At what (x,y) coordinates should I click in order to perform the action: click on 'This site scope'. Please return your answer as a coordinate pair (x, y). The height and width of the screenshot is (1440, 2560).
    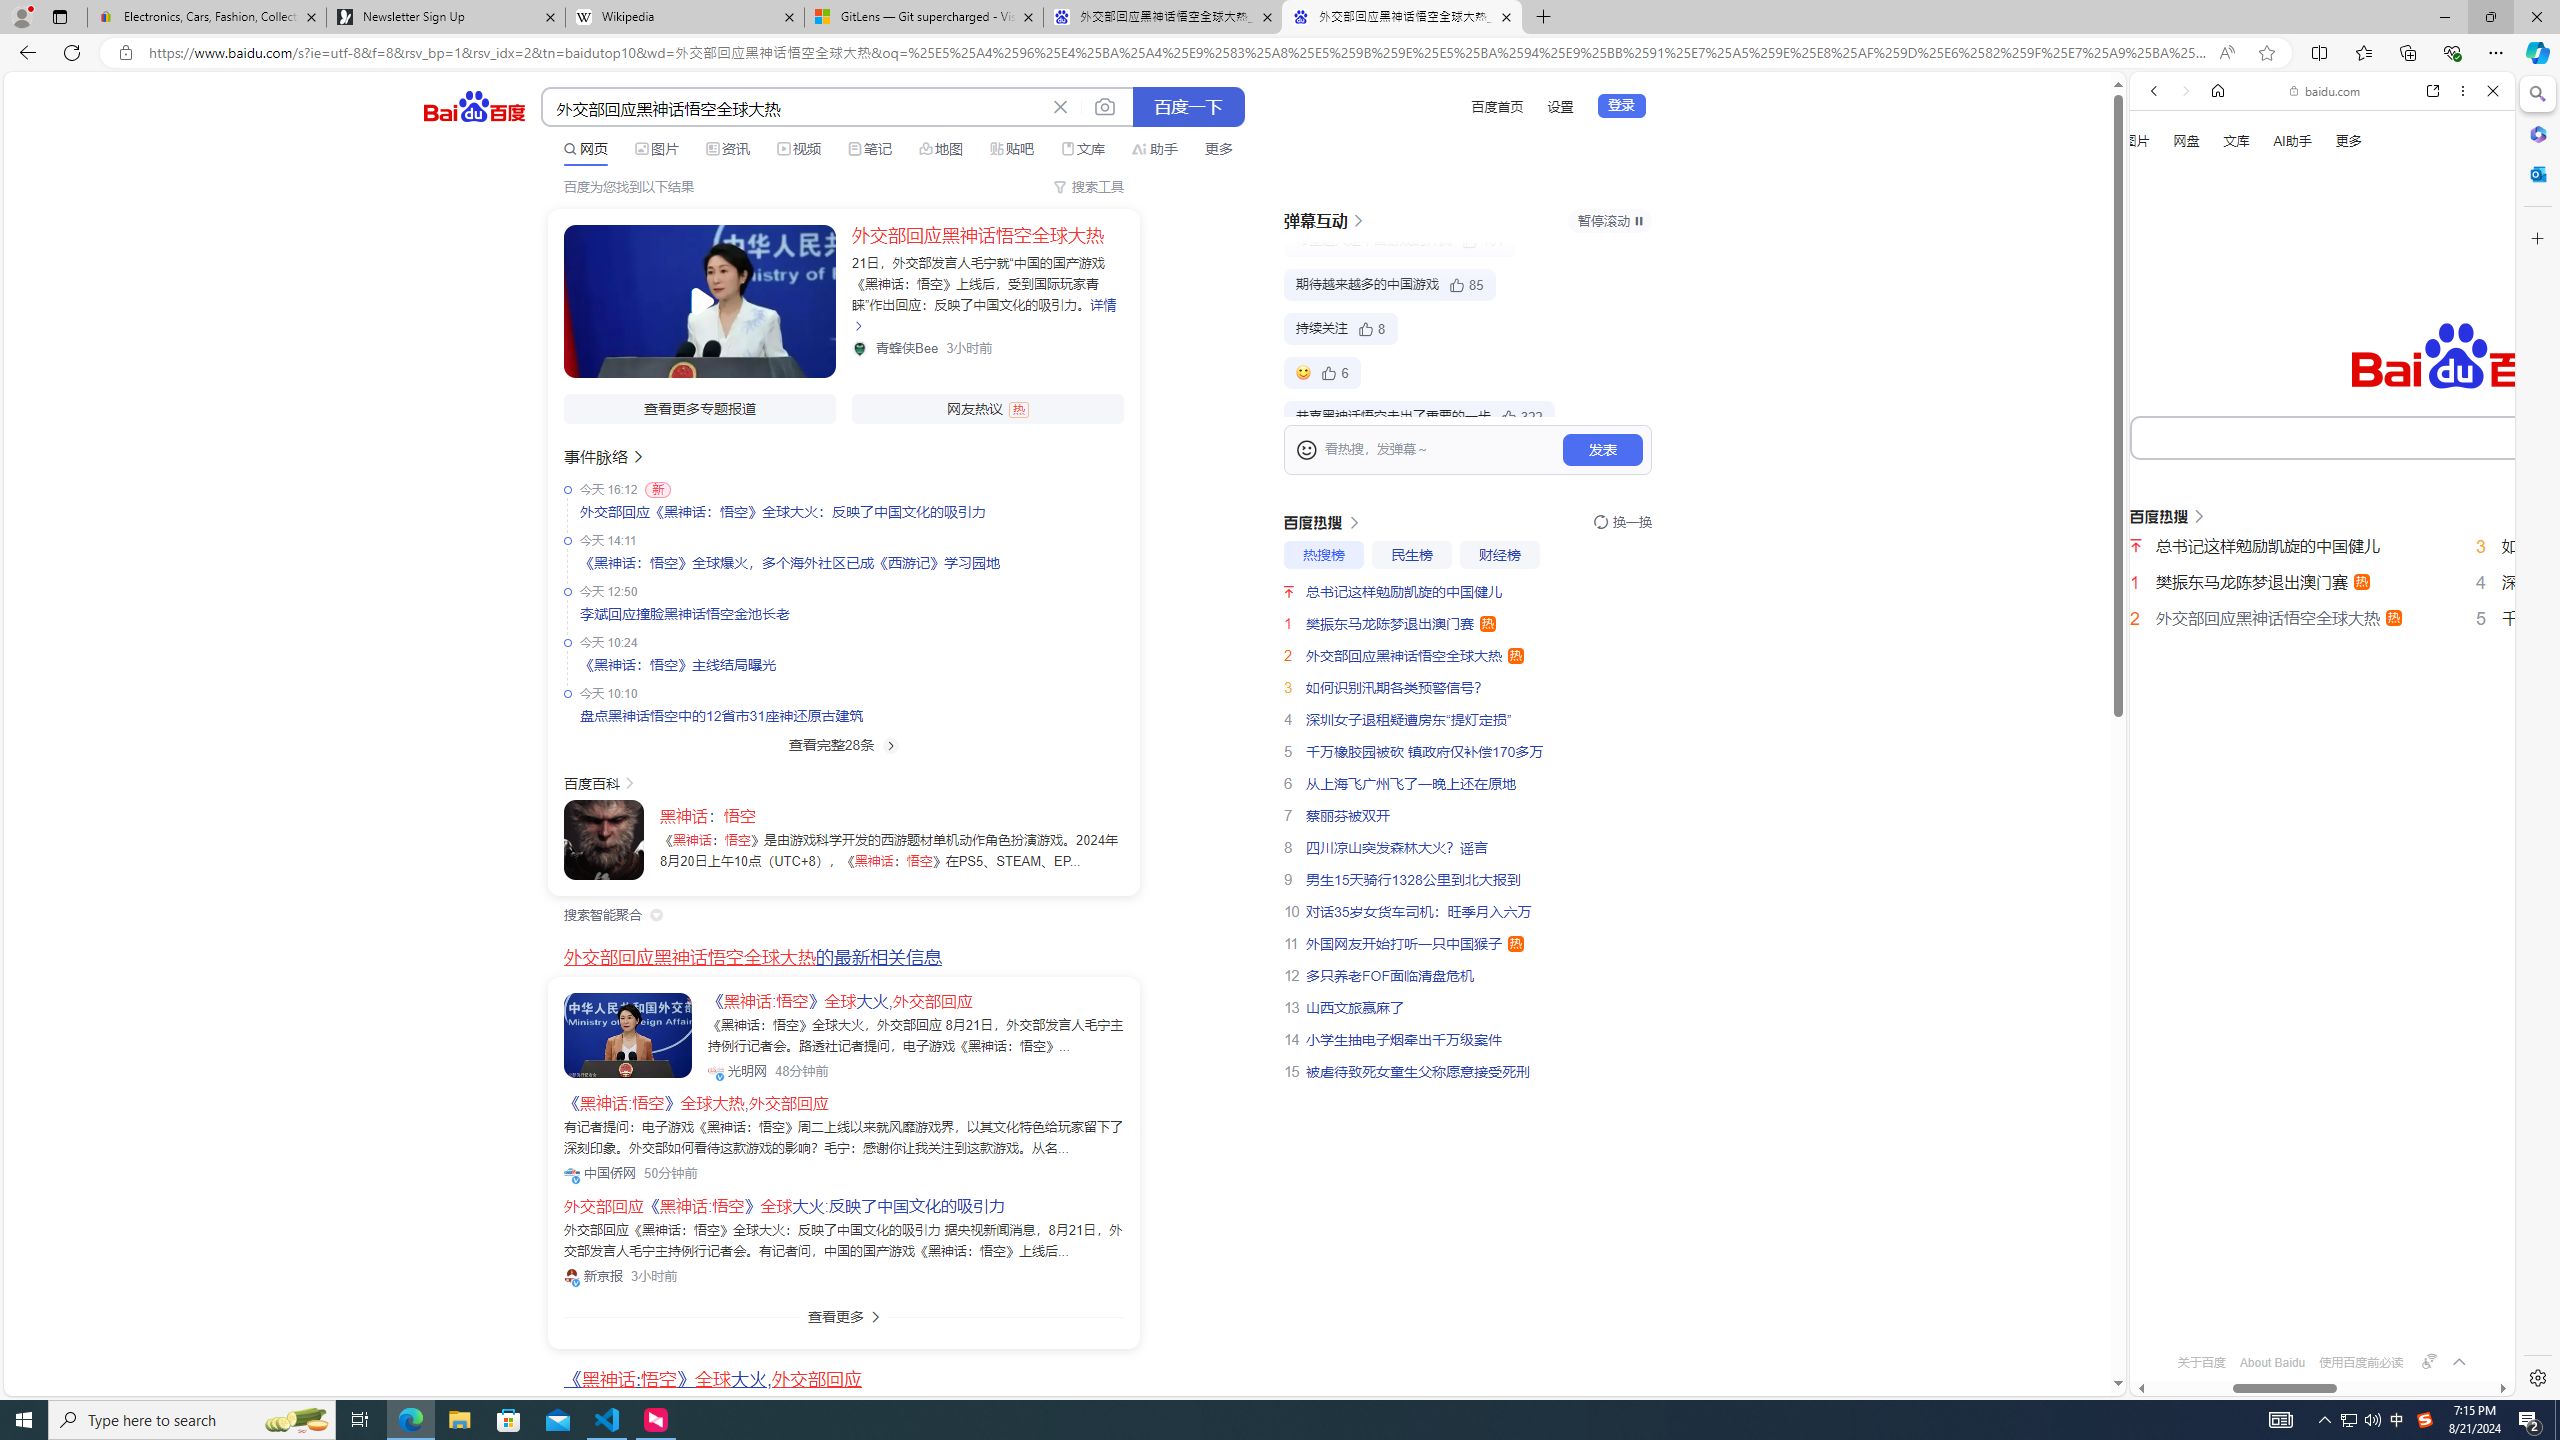
    Looking at the image, I should click on (2214, 180).